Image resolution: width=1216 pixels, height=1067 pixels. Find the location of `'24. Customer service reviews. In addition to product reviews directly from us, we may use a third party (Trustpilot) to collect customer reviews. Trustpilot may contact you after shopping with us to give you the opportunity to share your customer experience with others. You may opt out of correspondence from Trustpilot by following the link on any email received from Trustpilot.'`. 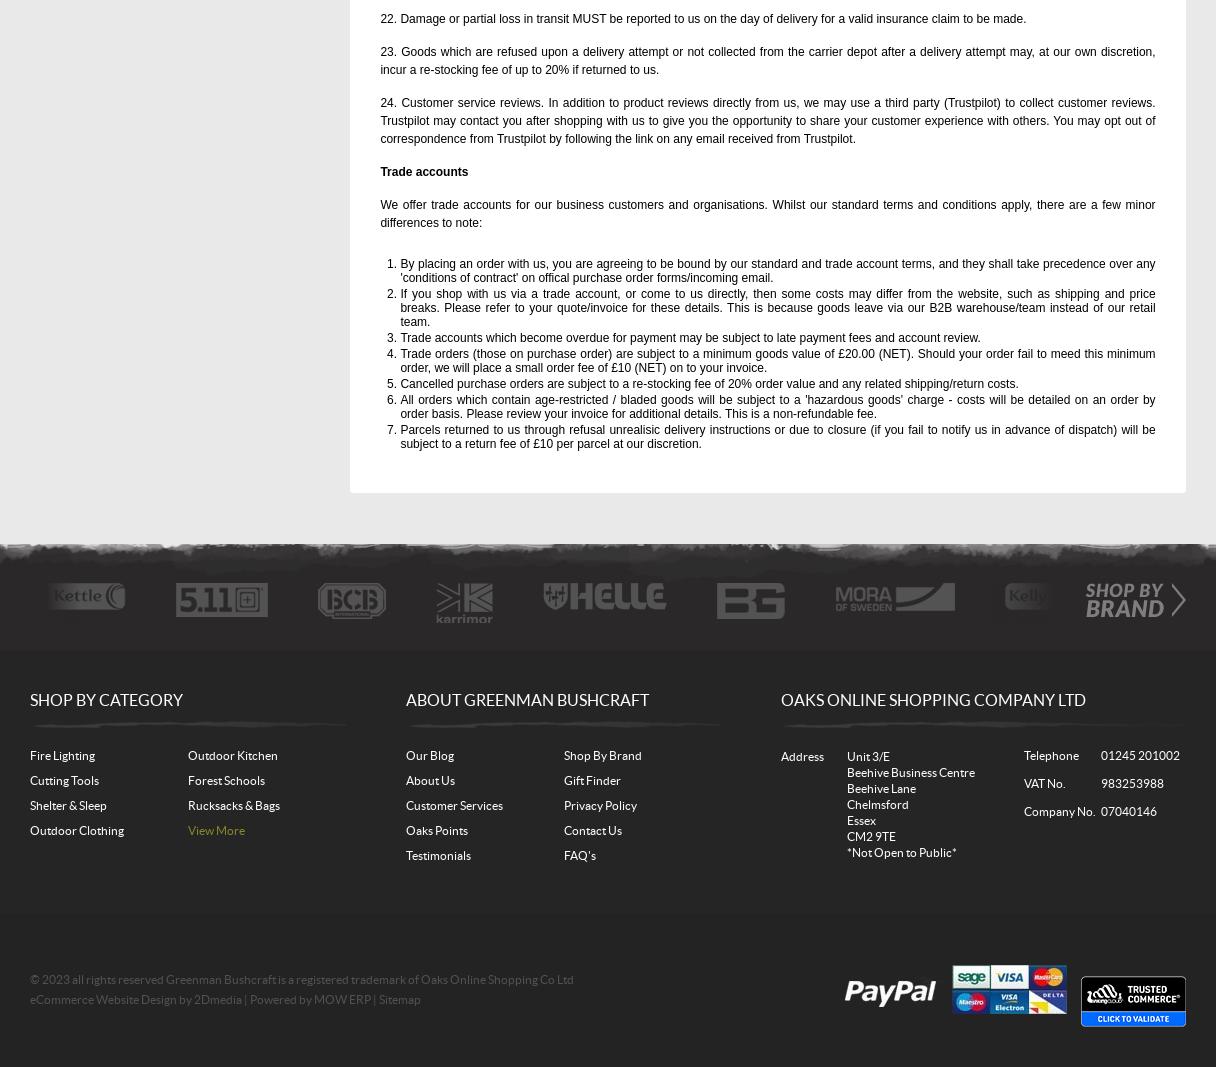

'24. Customer service reviews. In addition to product reviews directly from us, we may use a third party (Trustpilot) to collect customer reviews. Trustpilot may contact you after shopping with us to give you the opportunity to share your customer experience with others. You may opt out of correspondence from Trustpilot by following the link on any email received from Trustpilot.' is located at coordinates (767, 119).